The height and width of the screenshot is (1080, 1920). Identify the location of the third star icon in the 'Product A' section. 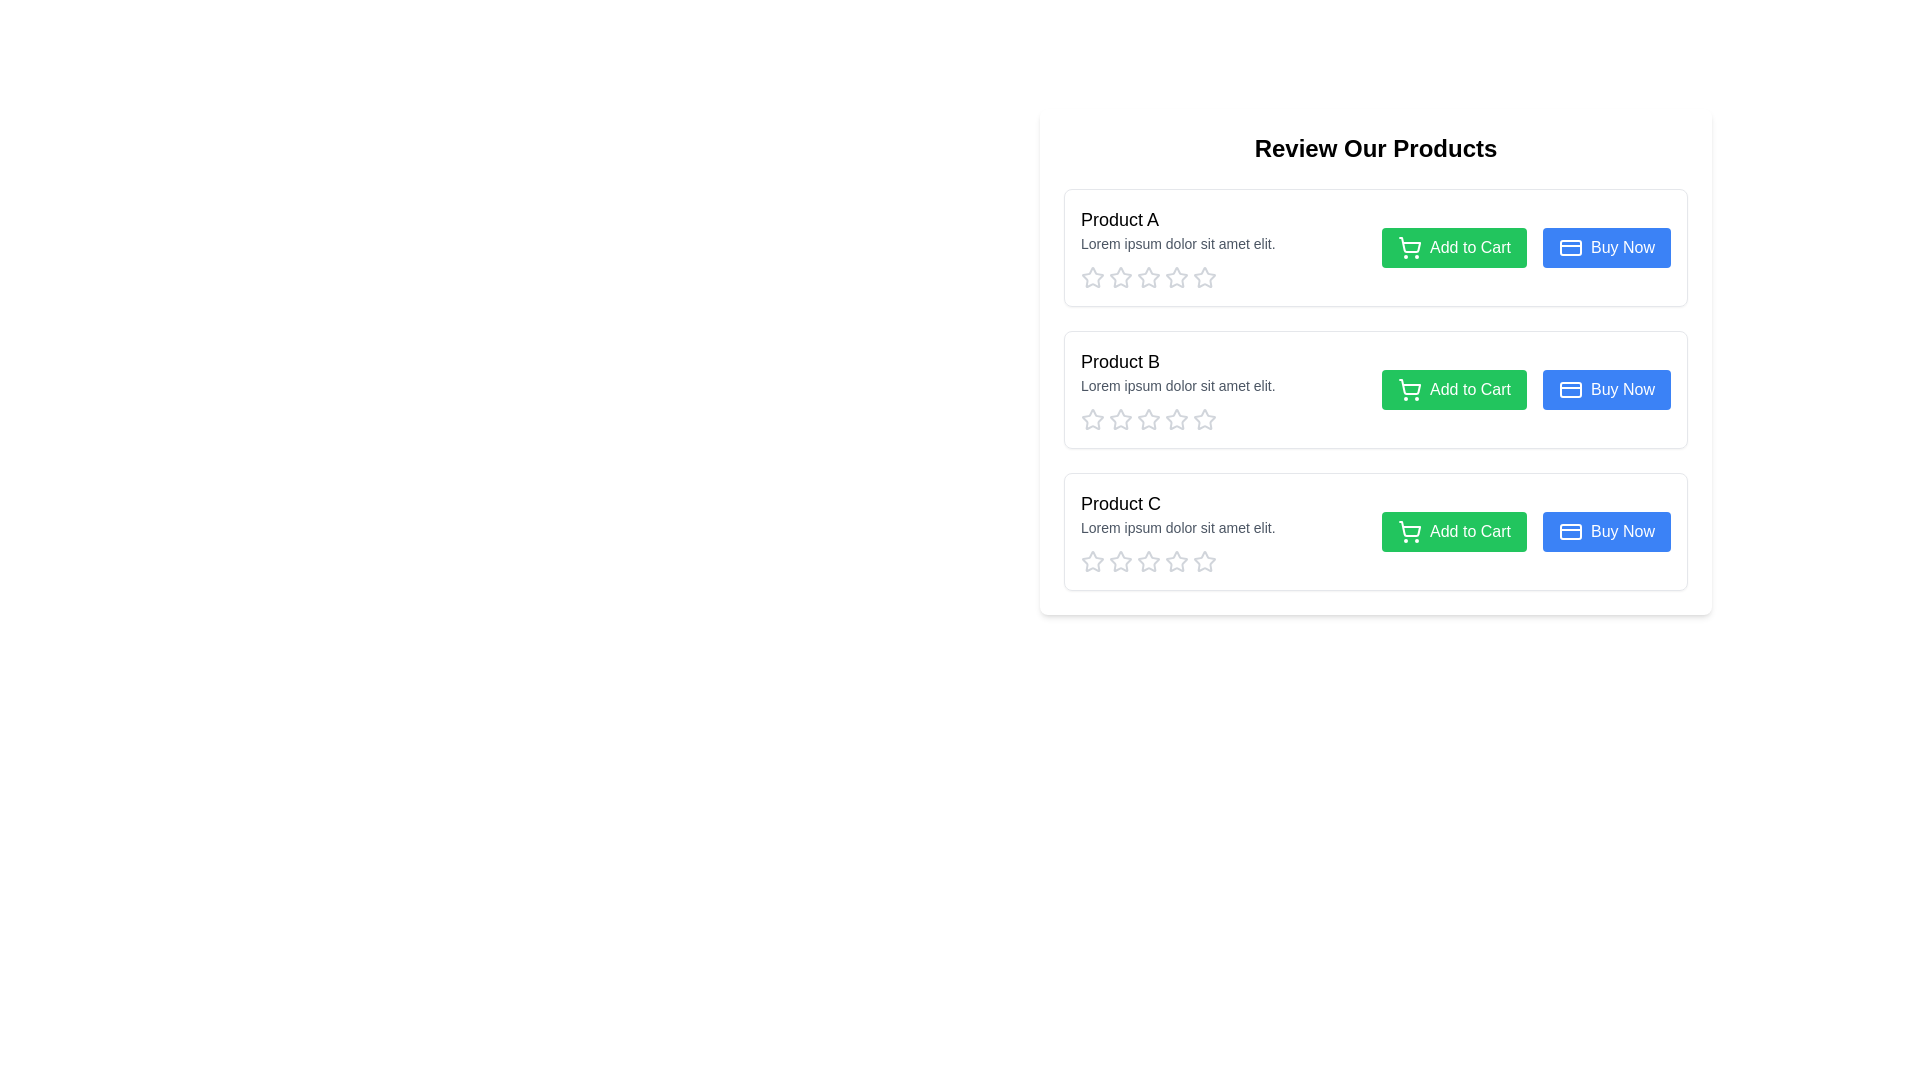
(1176, 277).